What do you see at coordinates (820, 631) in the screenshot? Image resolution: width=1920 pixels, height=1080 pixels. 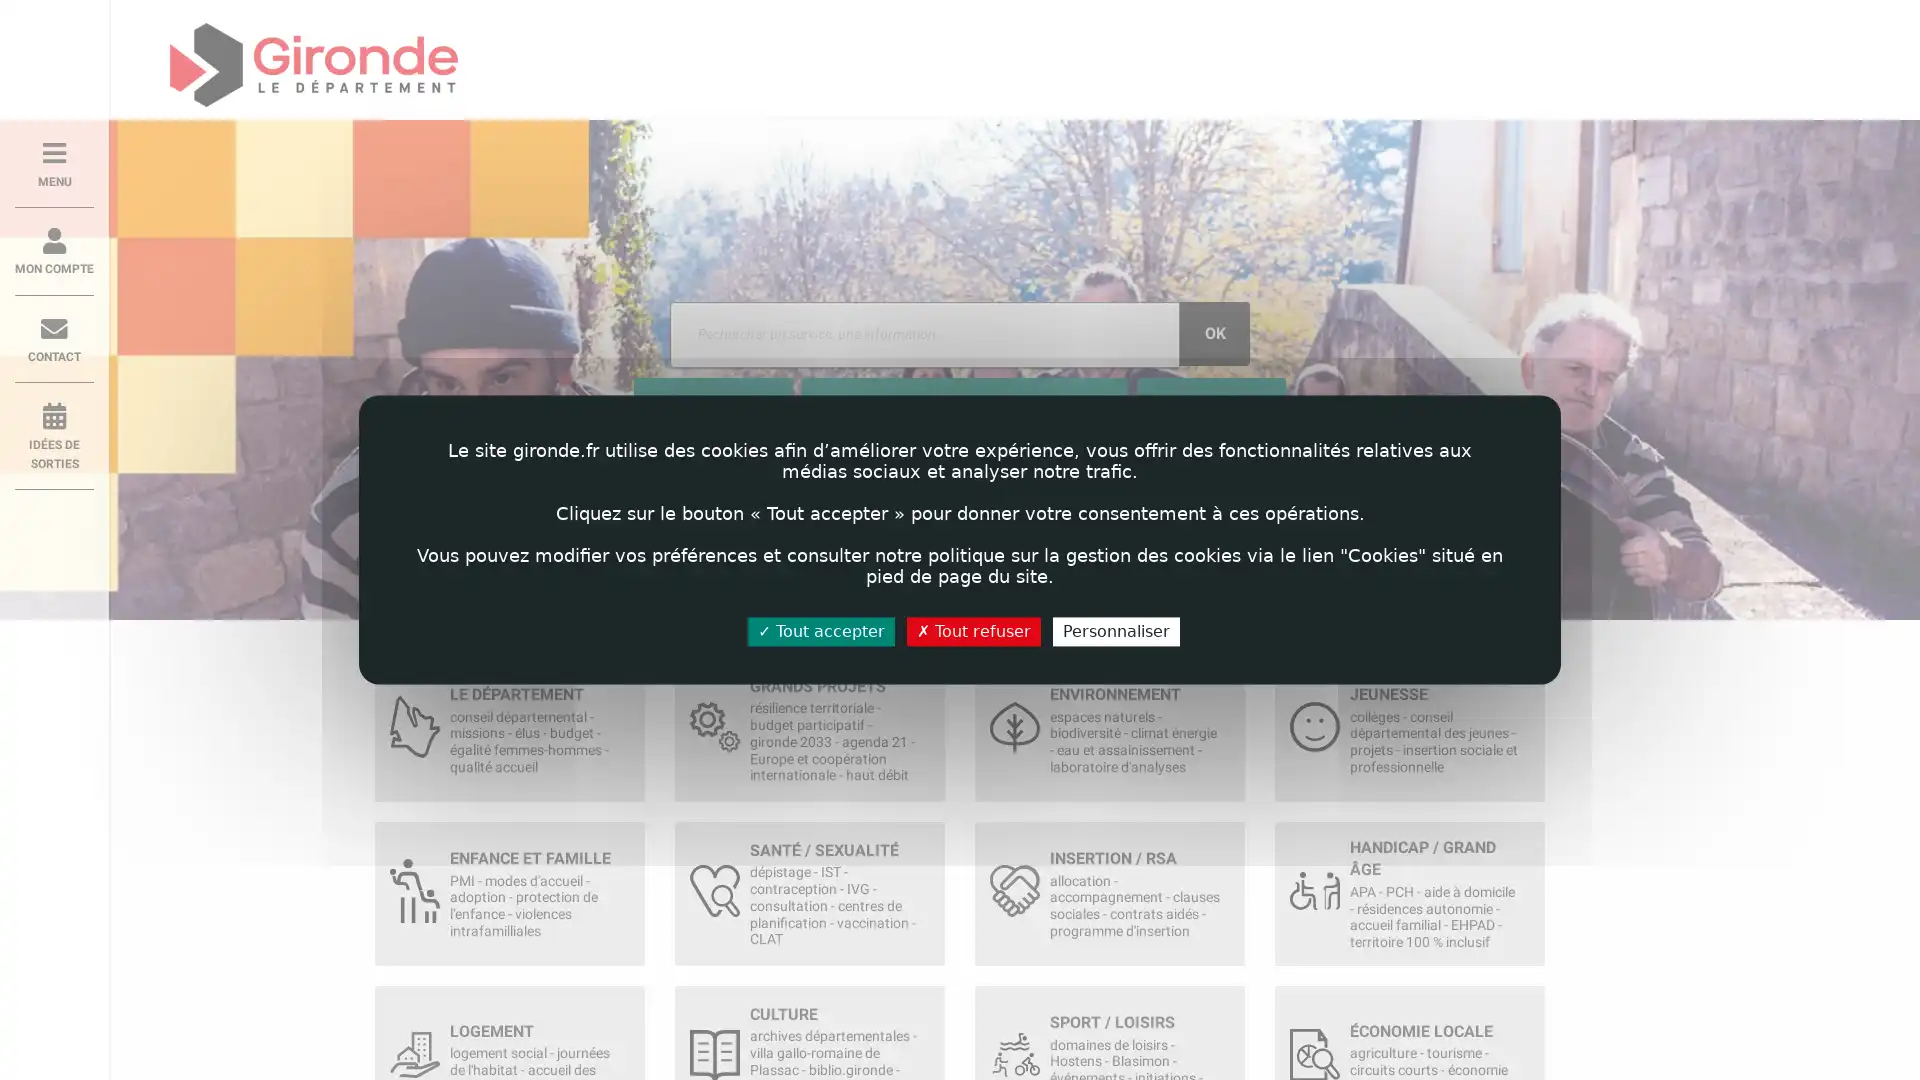 I see `Tout accepter` at bounding box center [820, 631].